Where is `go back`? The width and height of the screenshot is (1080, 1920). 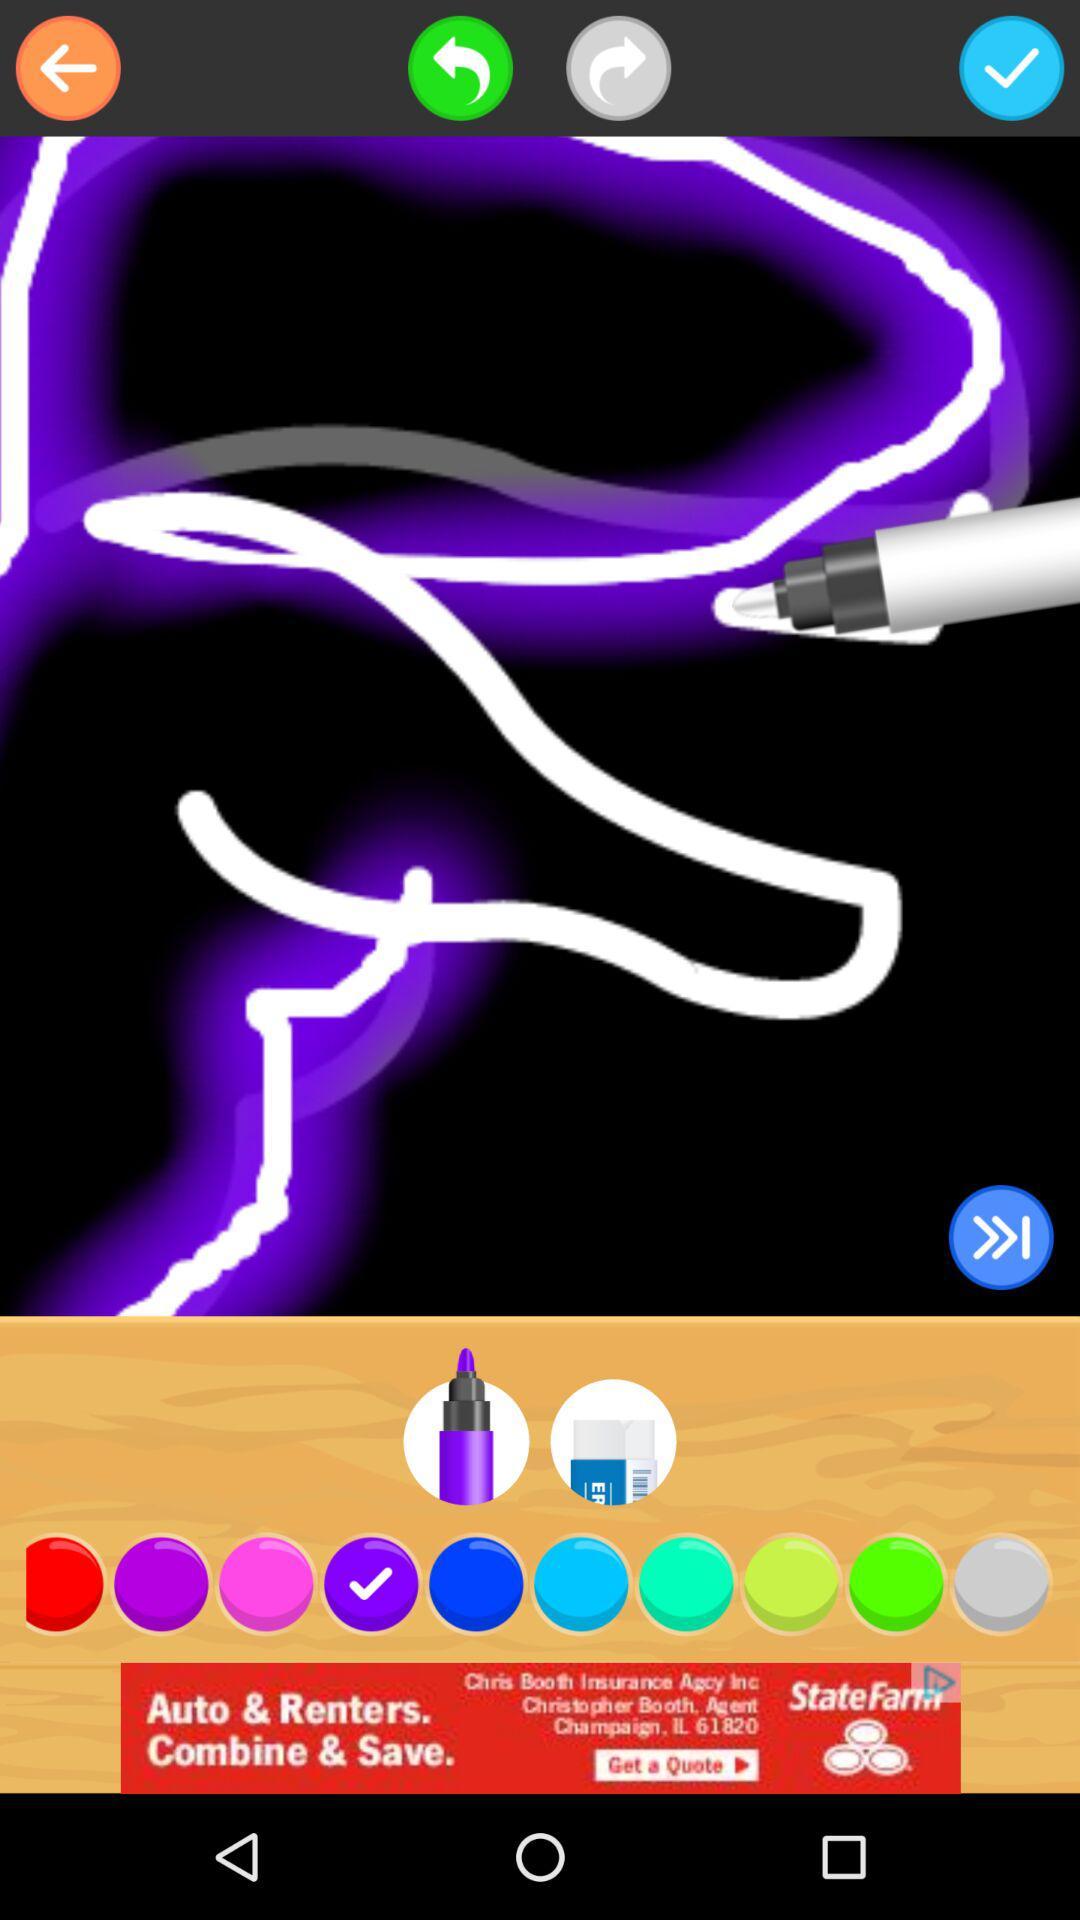 go back is located at coordinates (67, 68).